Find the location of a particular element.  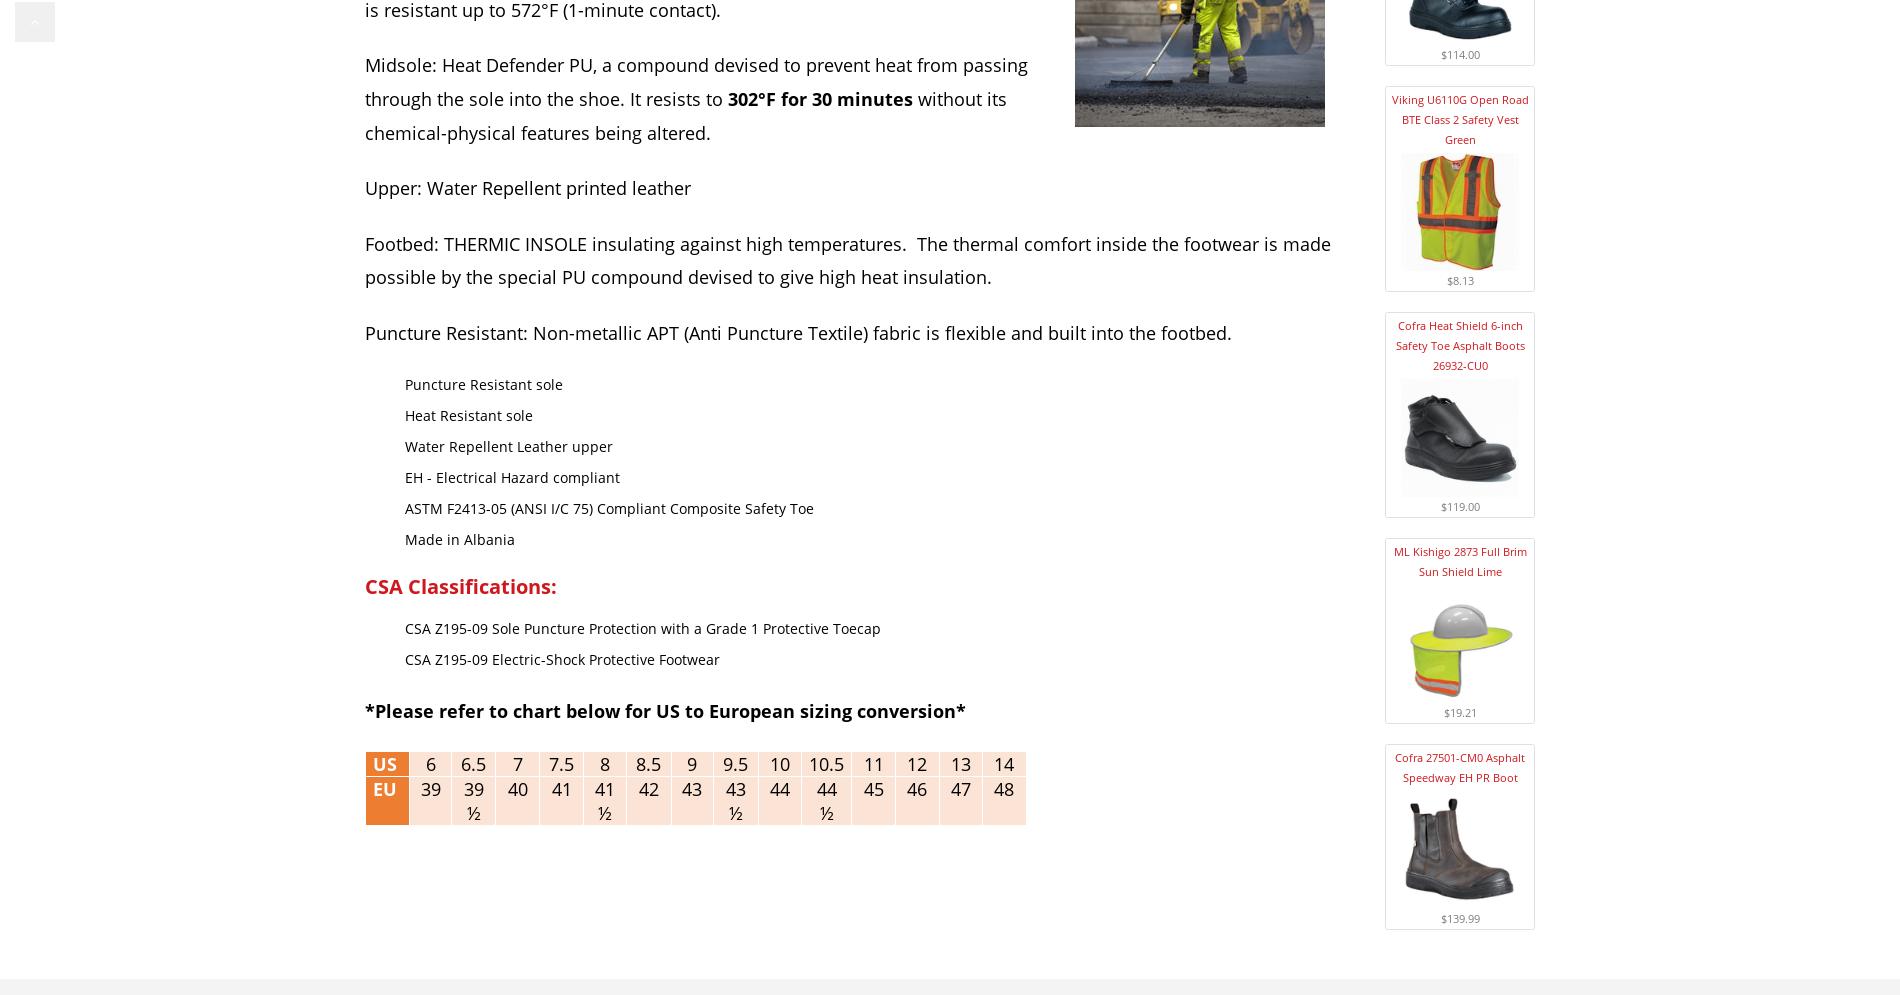

'$19.21' is located at coordinates (1459, 712).